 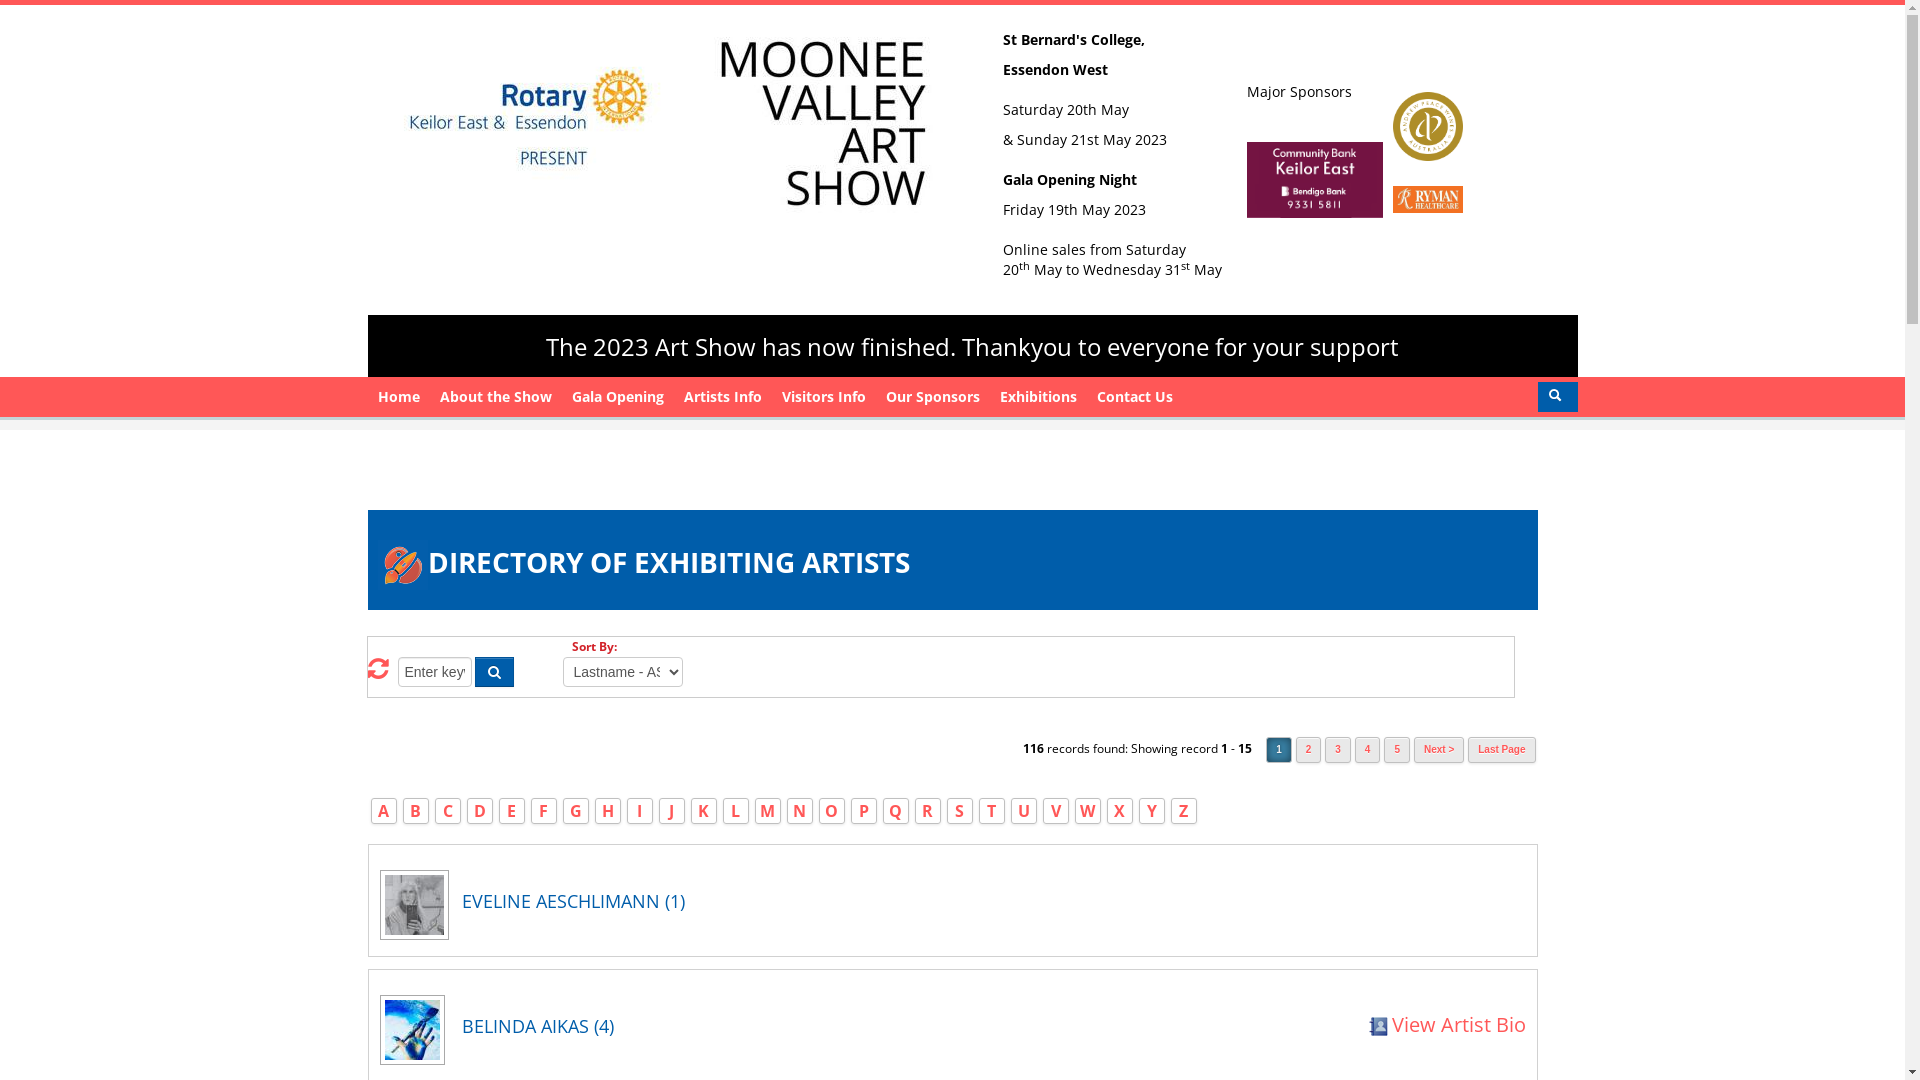 I want to click on 'Q', so click(x=894, y=810).